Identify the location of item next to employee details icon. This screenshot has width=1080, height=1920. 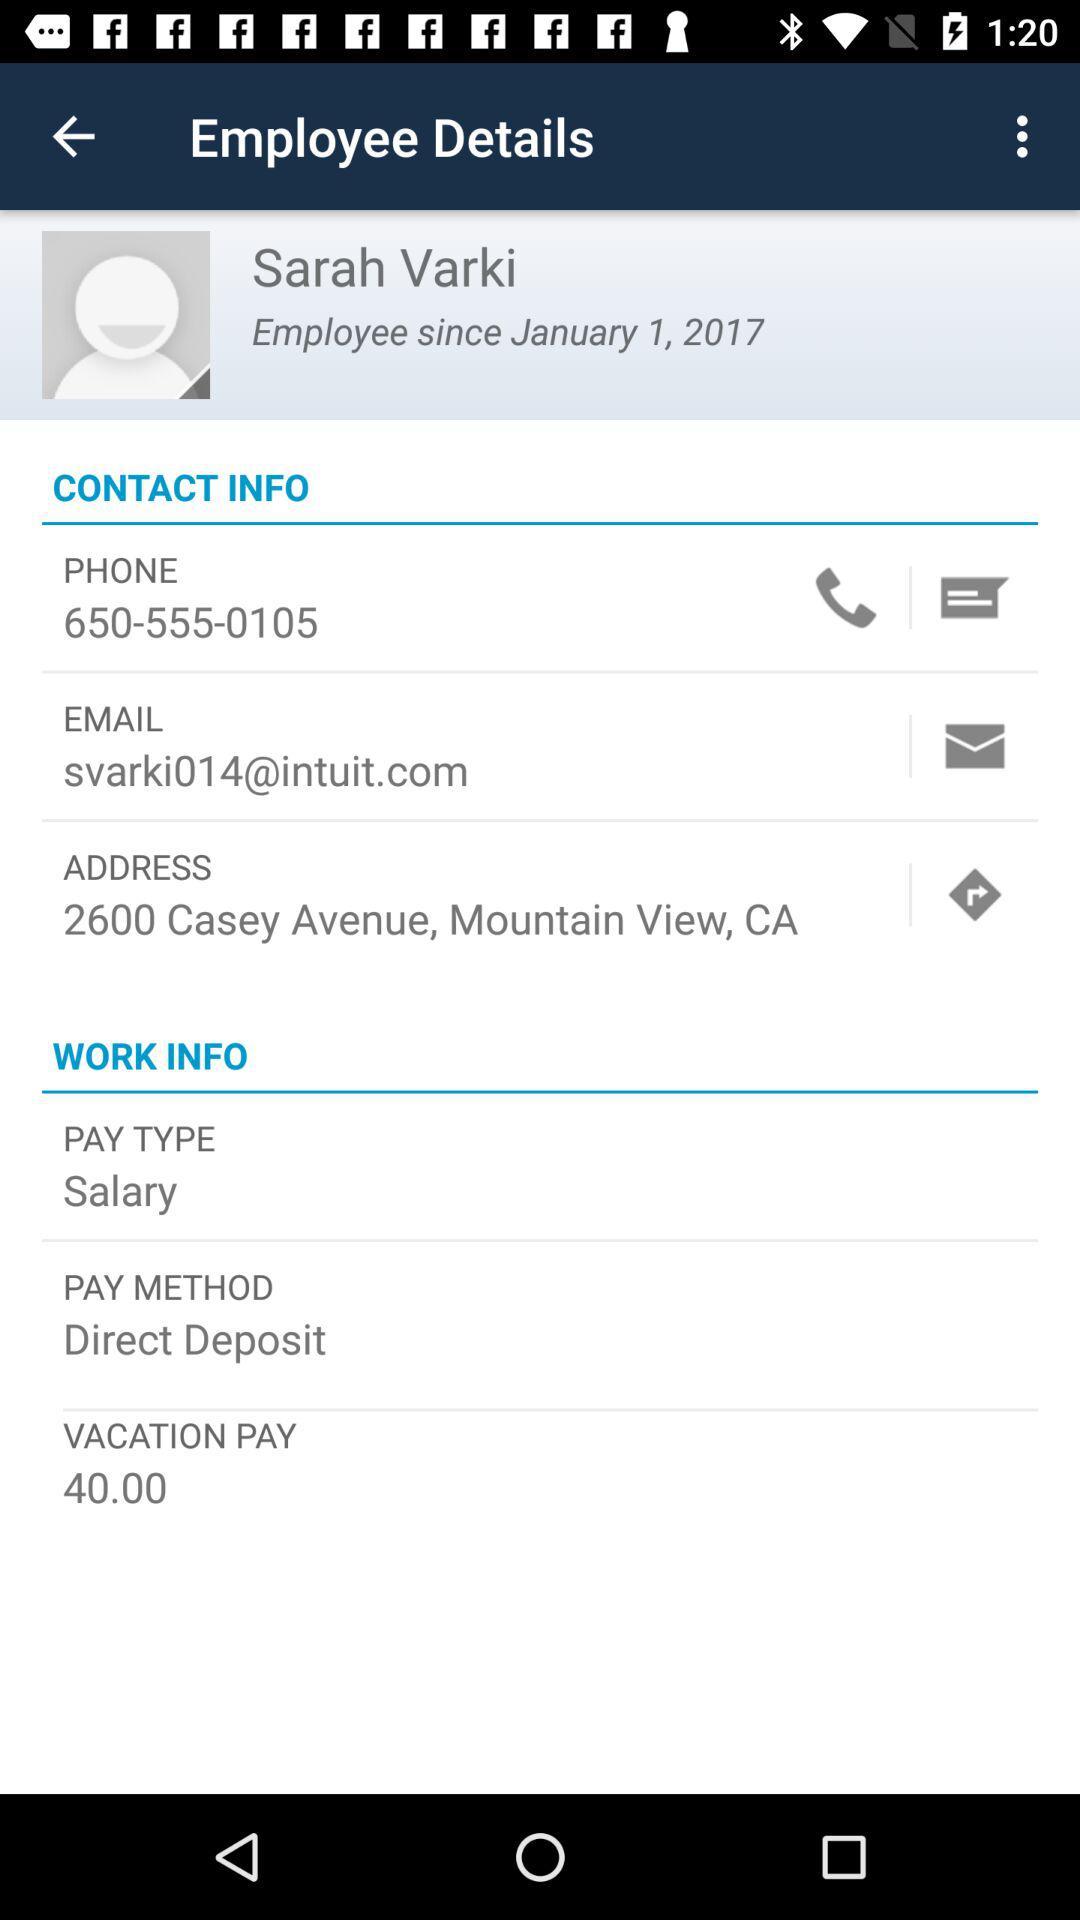
(72, 135).